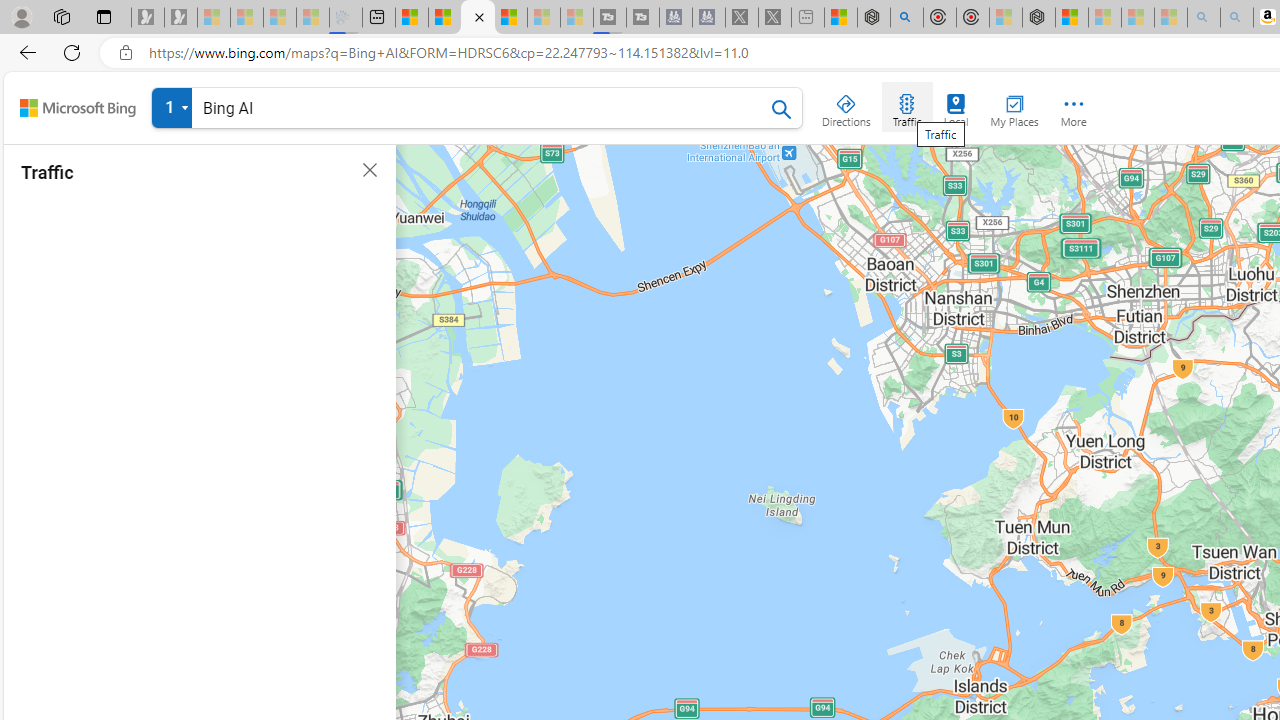  Describe the element at coordinates (78, 108) in the screenshot. I see `'Class: sbElement'` at that location.